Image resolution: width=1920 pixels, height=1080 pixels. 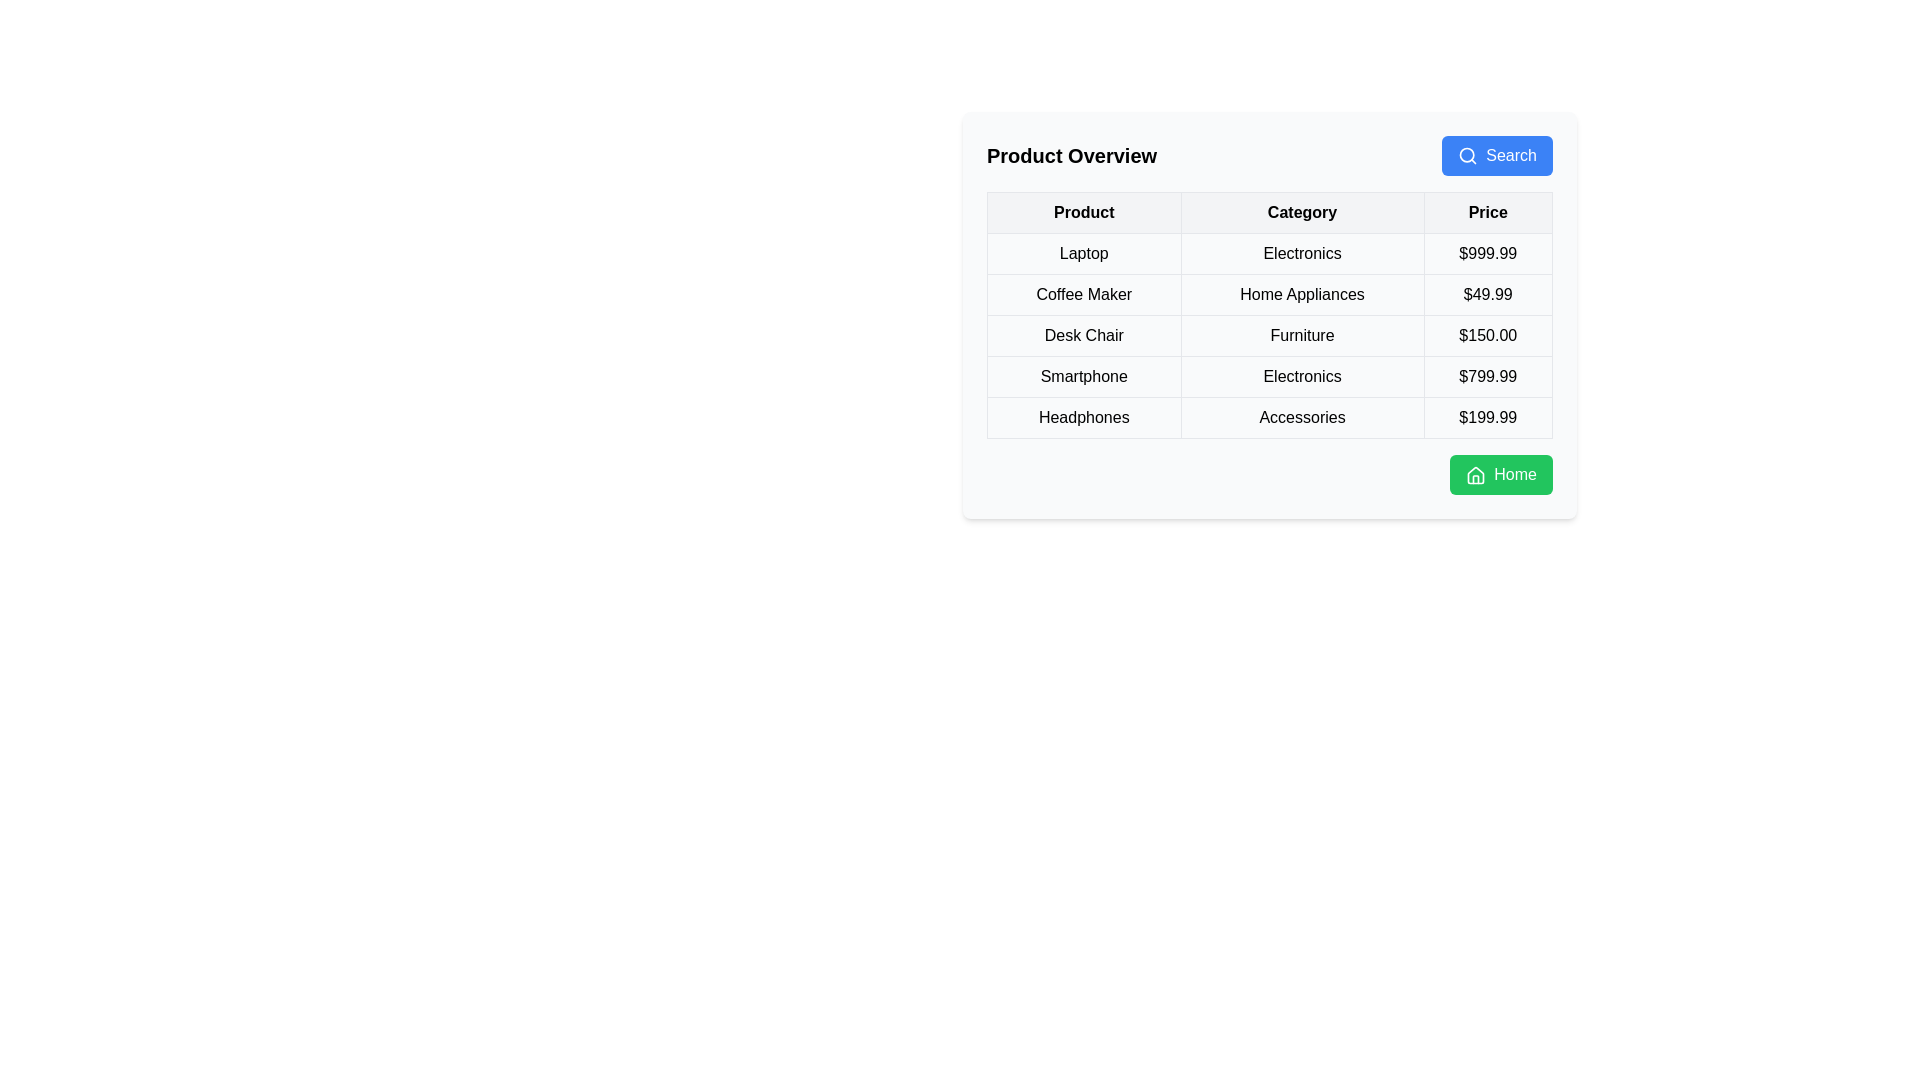 What do you see at coordinates (1488, 377) in the screenshot?
I see `the price text label for the 'Smartphone' item in the last column of the product overview table` at bounding box center [1488, 377].